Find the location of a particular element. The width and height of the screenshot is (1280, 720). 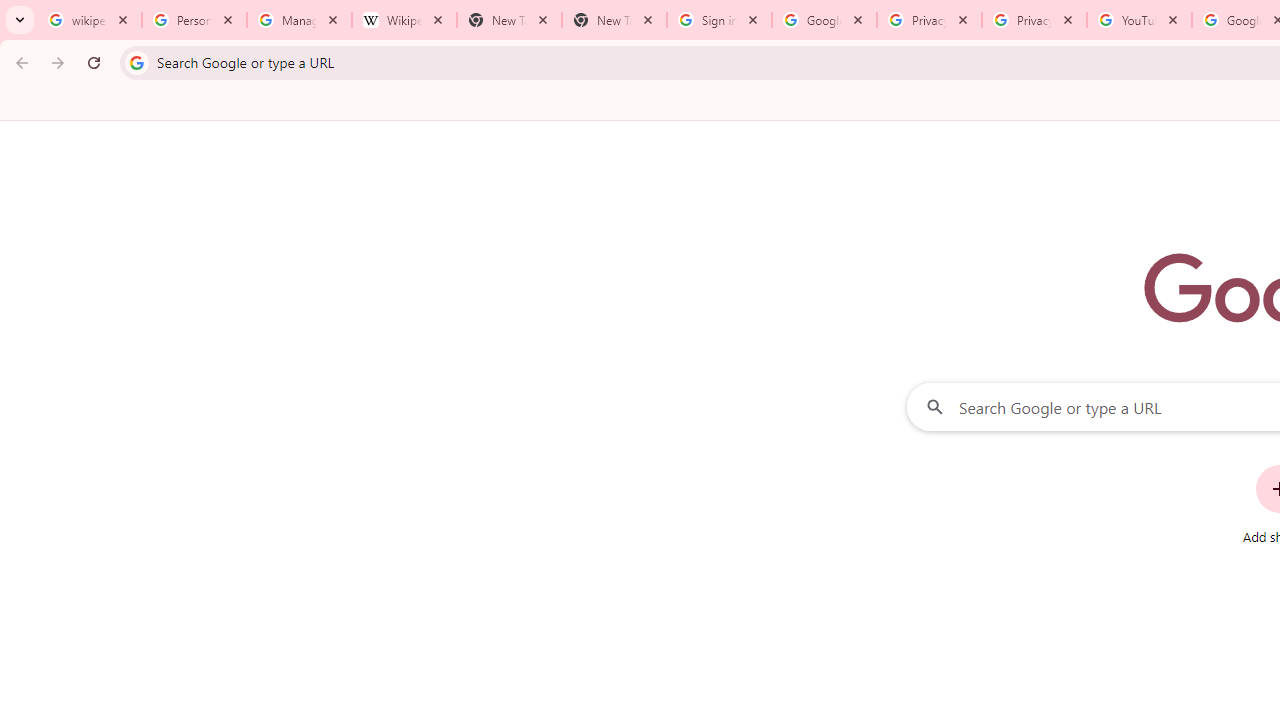

'Manage your Location History - Google Search Help' is located at coordinates (298, 20).